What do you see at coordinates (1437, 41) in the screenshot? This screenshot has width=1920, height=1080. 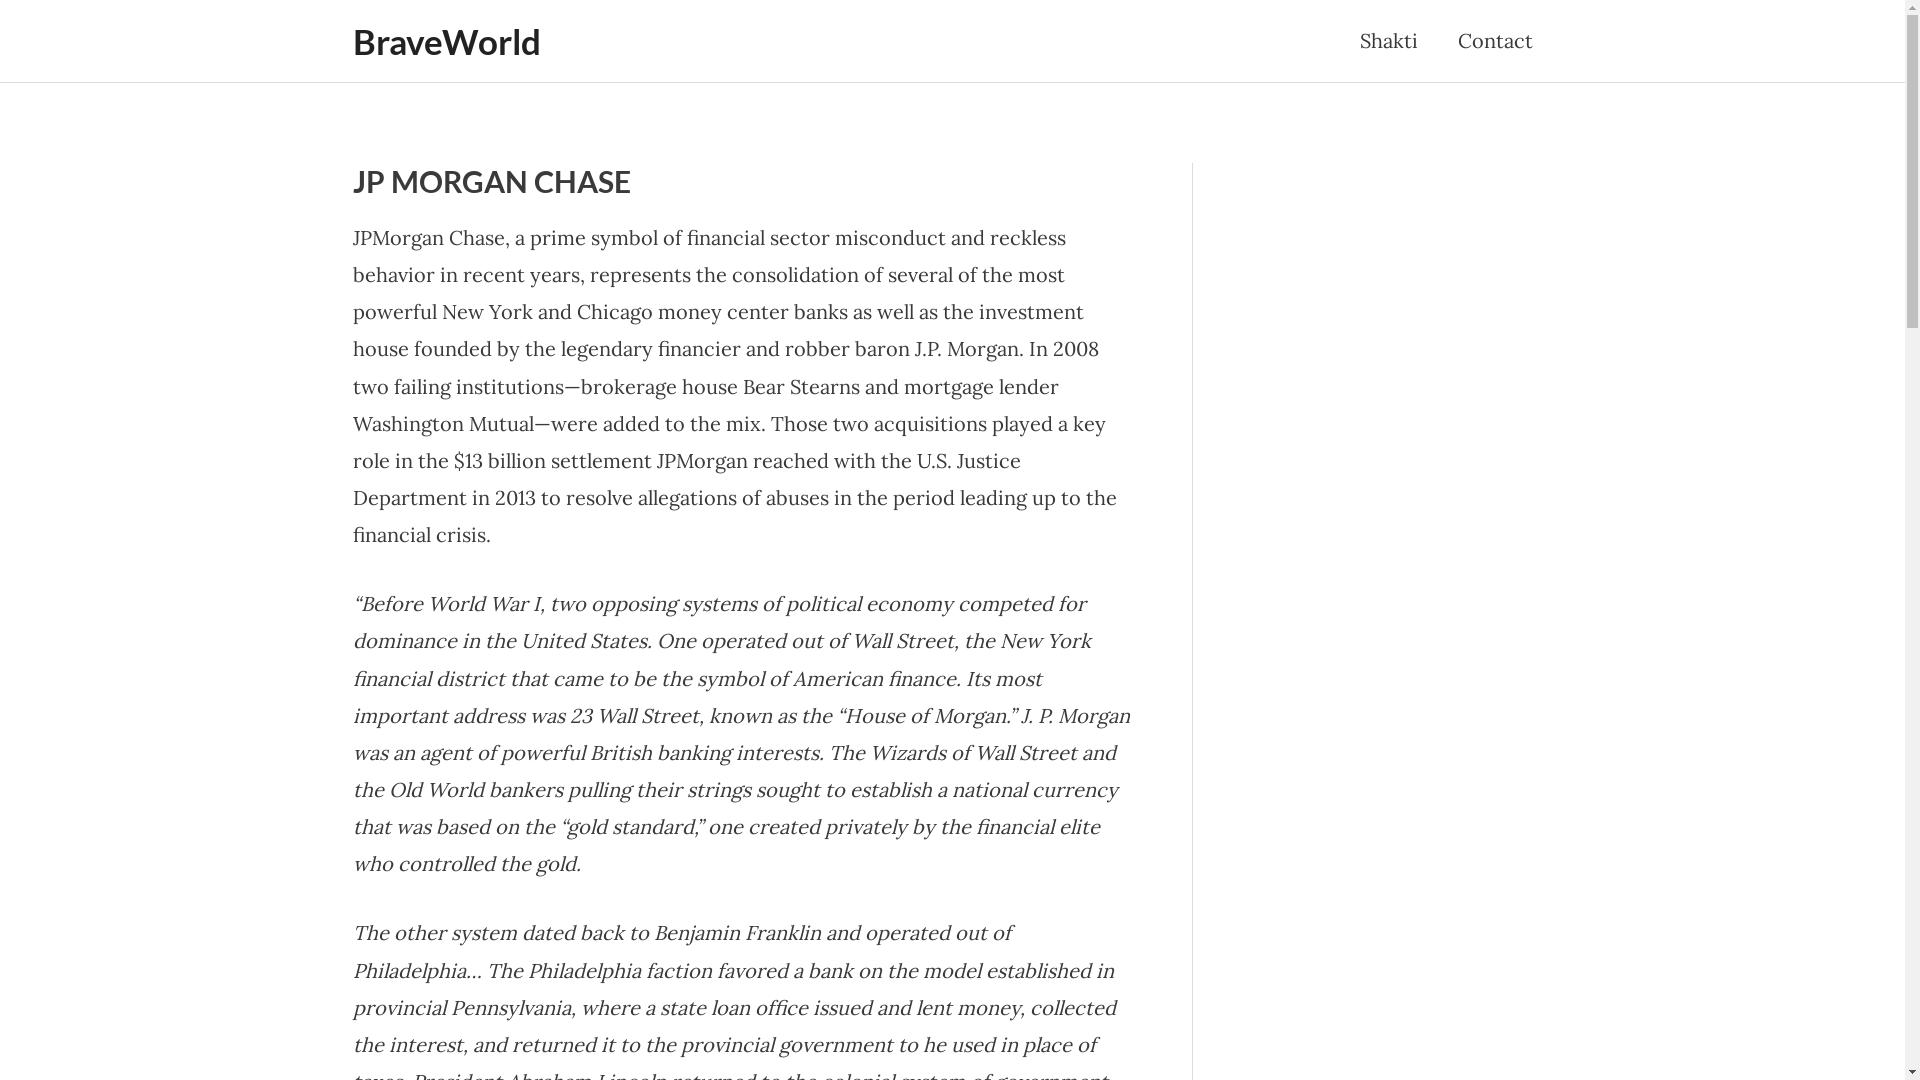 I see `'Contact'` at bounding box center [1437, 41].